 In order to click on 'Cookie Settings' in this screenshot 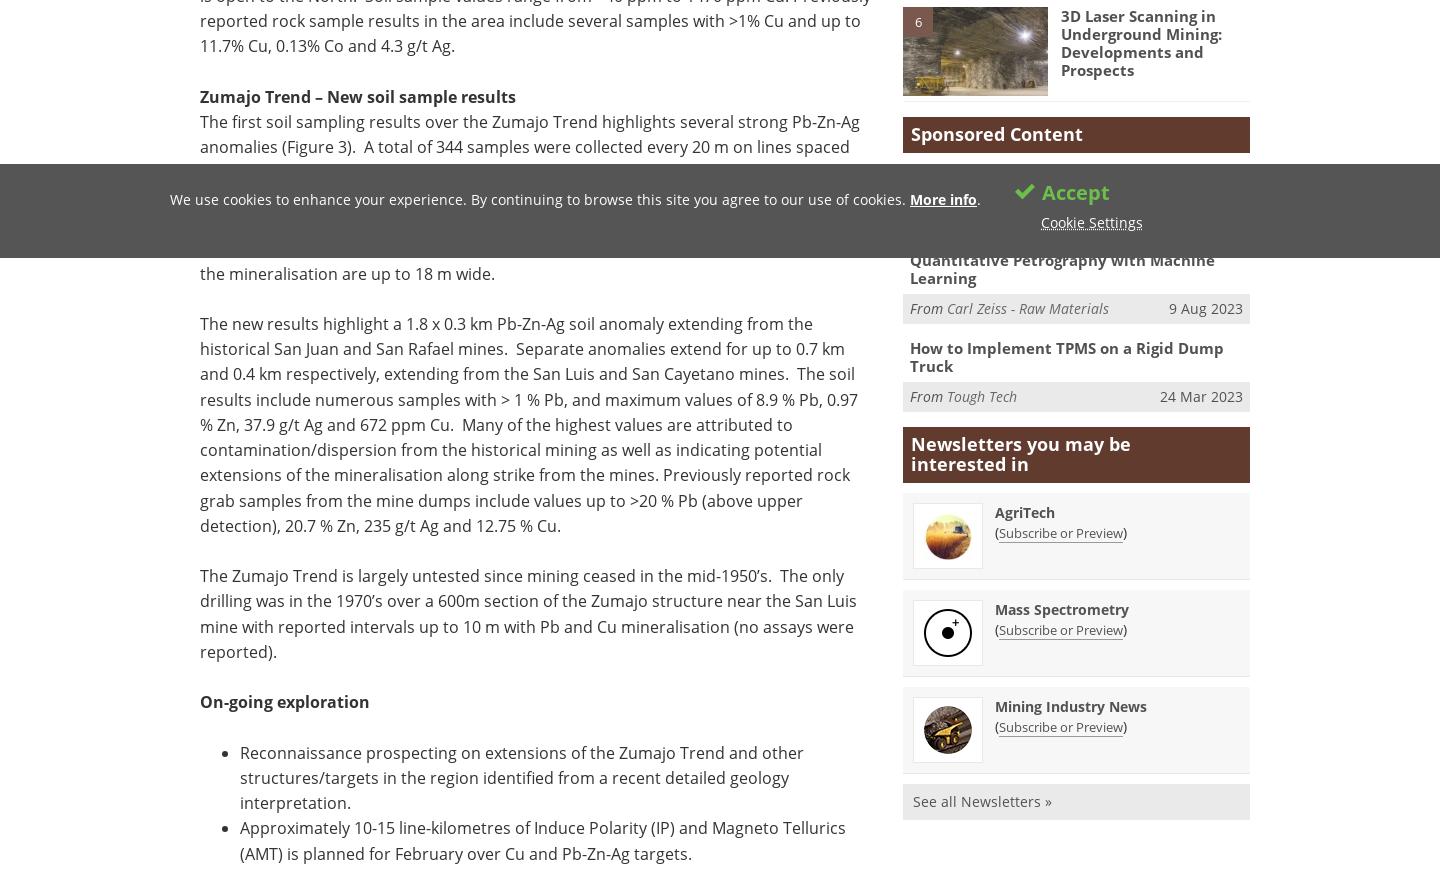, I will do `click(1090, 222)`.